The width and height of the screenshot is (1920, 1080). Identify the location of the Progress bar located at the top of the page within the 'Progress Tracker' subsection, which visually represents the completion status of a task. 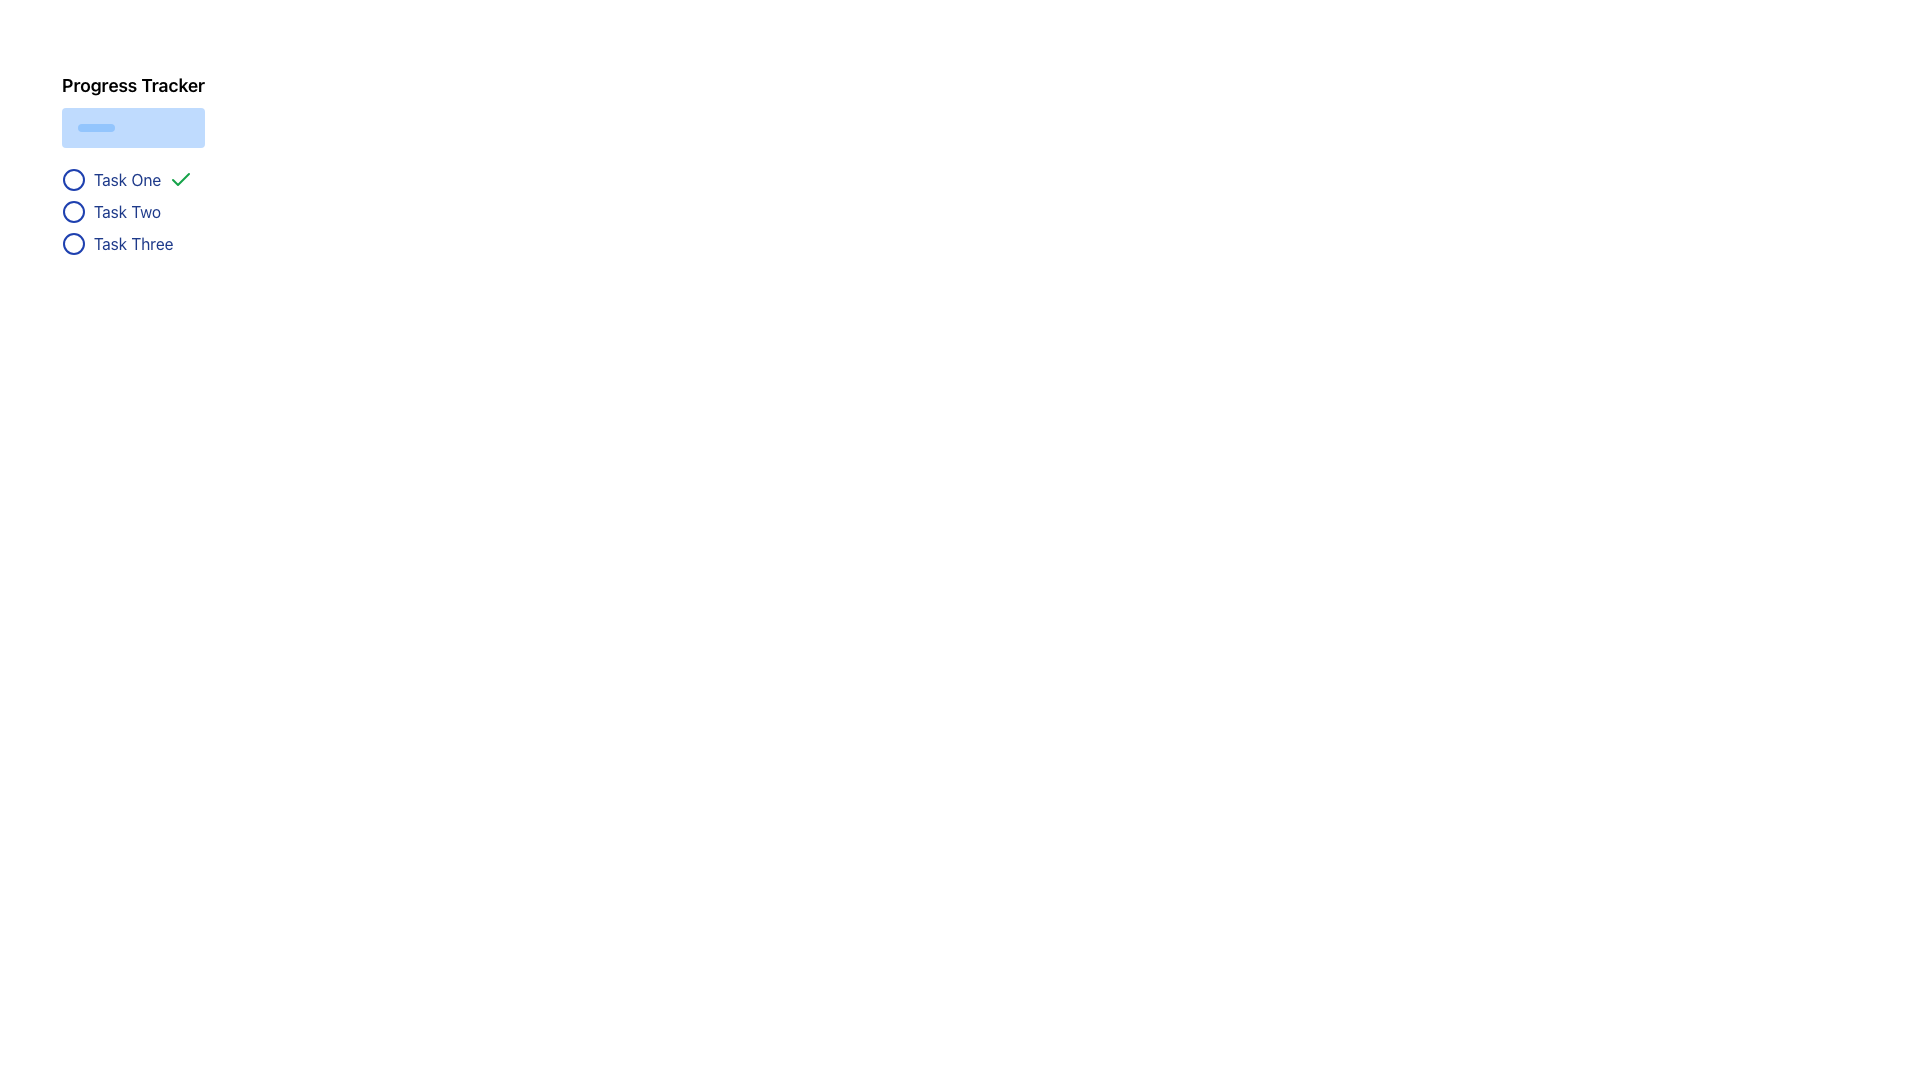
(95, 127).